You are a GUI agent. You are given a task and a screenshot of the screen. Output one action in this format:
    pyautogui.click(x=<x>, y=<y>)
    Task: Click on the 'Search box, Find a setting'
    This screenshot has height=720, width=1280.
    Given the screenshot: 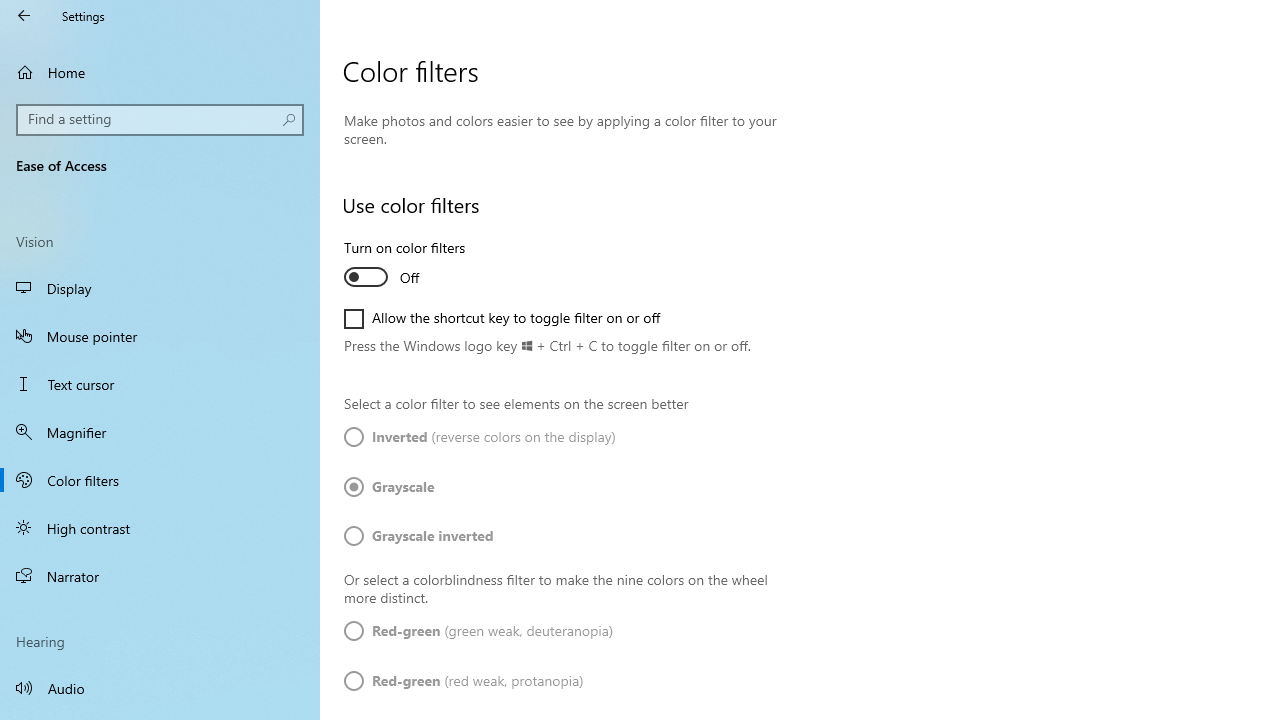 What is the action you would take?
    pyautogui.click(x=160, y=119)
    